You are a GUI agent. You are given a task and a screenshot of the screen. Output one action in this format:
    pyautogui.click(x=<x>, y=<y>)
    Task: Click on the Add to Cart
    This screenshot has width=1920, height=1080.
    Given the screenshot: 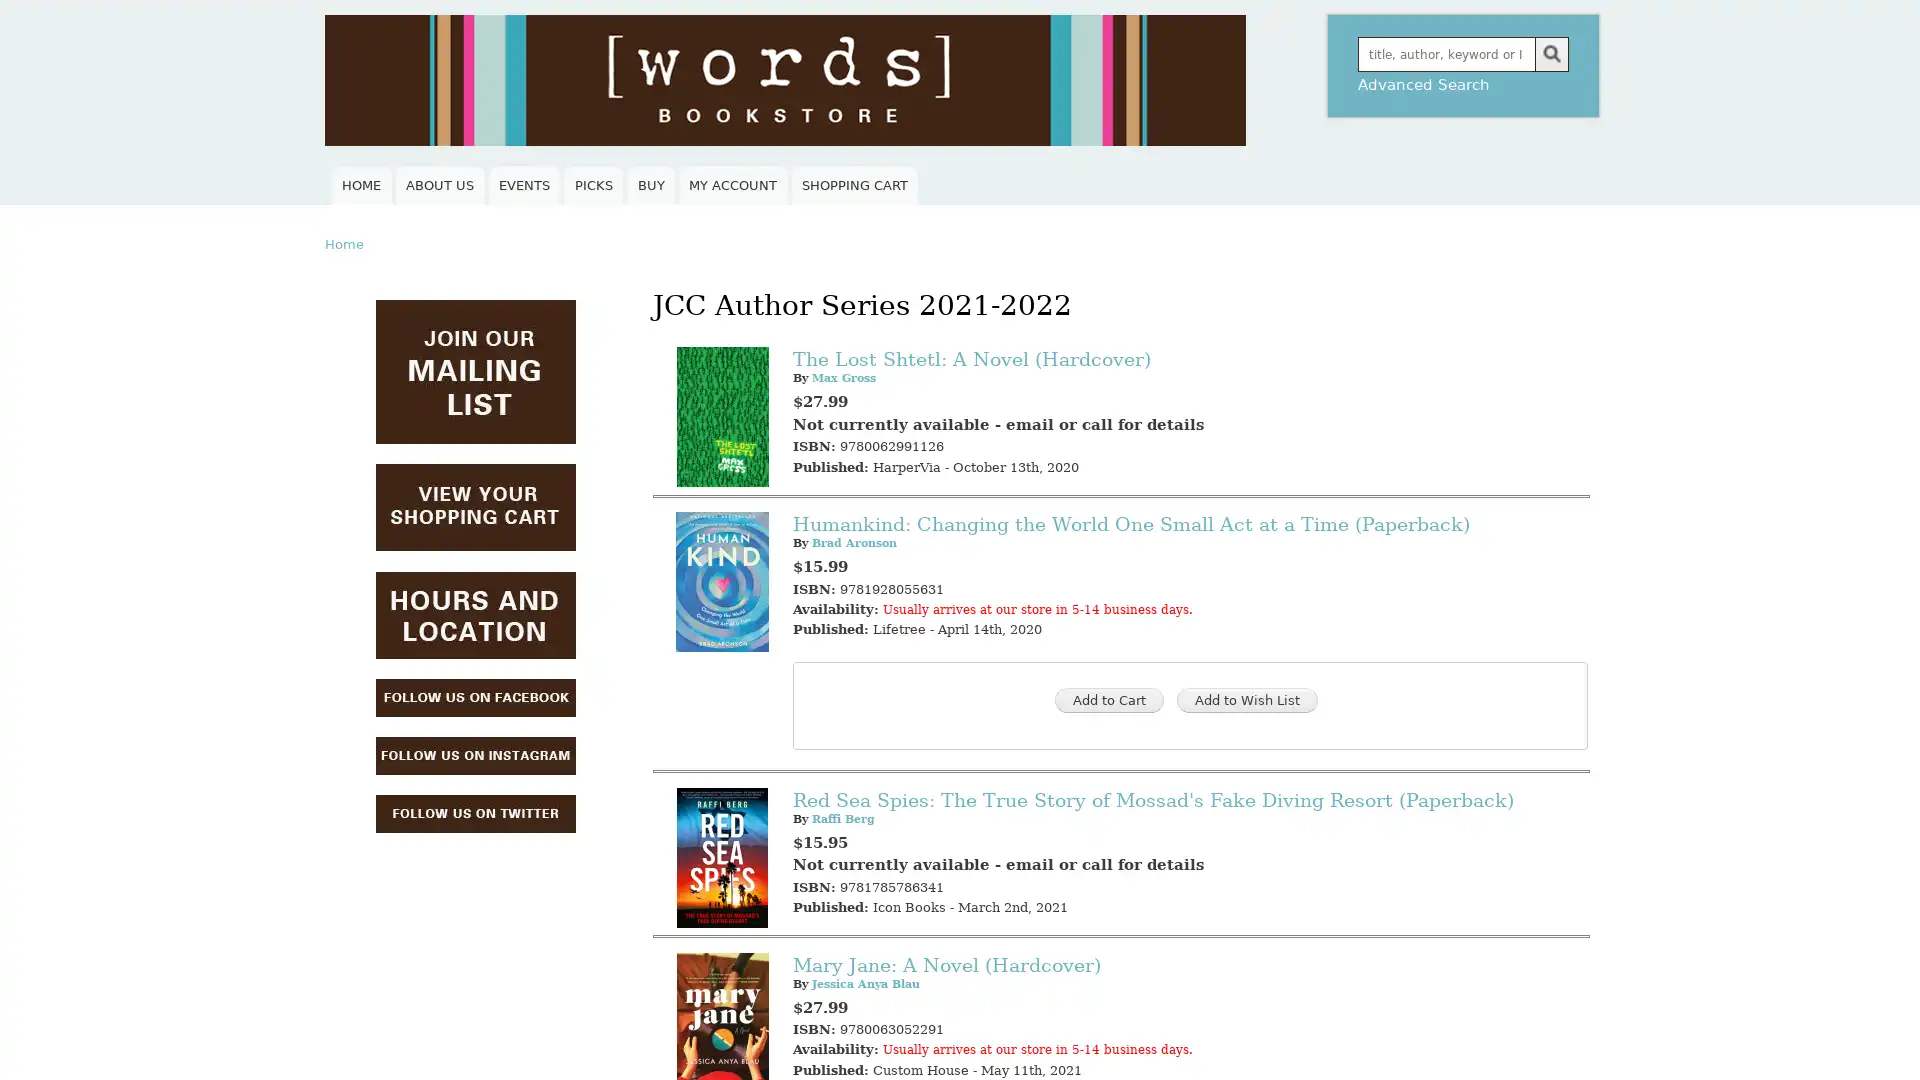 What is the action you would take?
    pyautogui.click(x=1108, y=699)
    